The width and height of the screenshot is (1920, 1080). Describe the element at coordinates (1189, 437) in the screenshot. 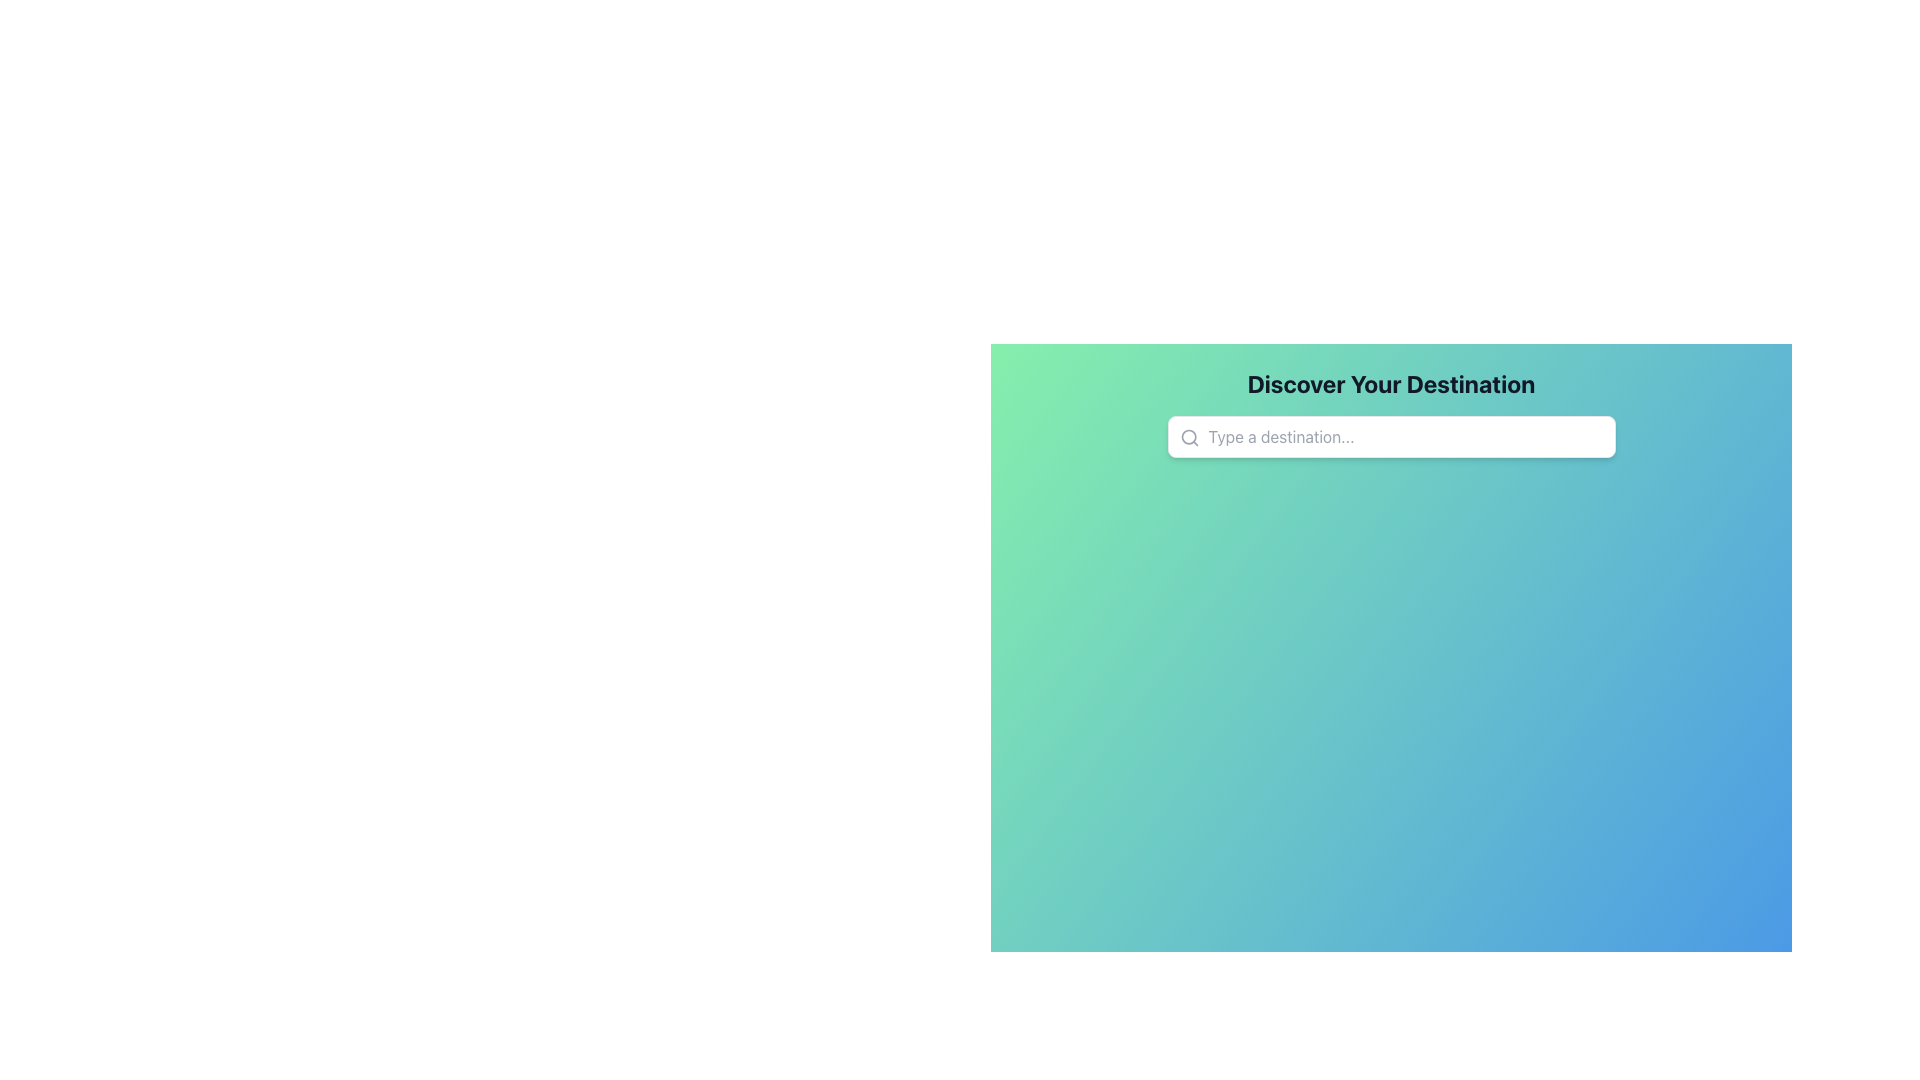

I see `the magnifying glass icon representing the search functionality located on the left side of the search input field below the 'Discover Your Destination' title` at that location.